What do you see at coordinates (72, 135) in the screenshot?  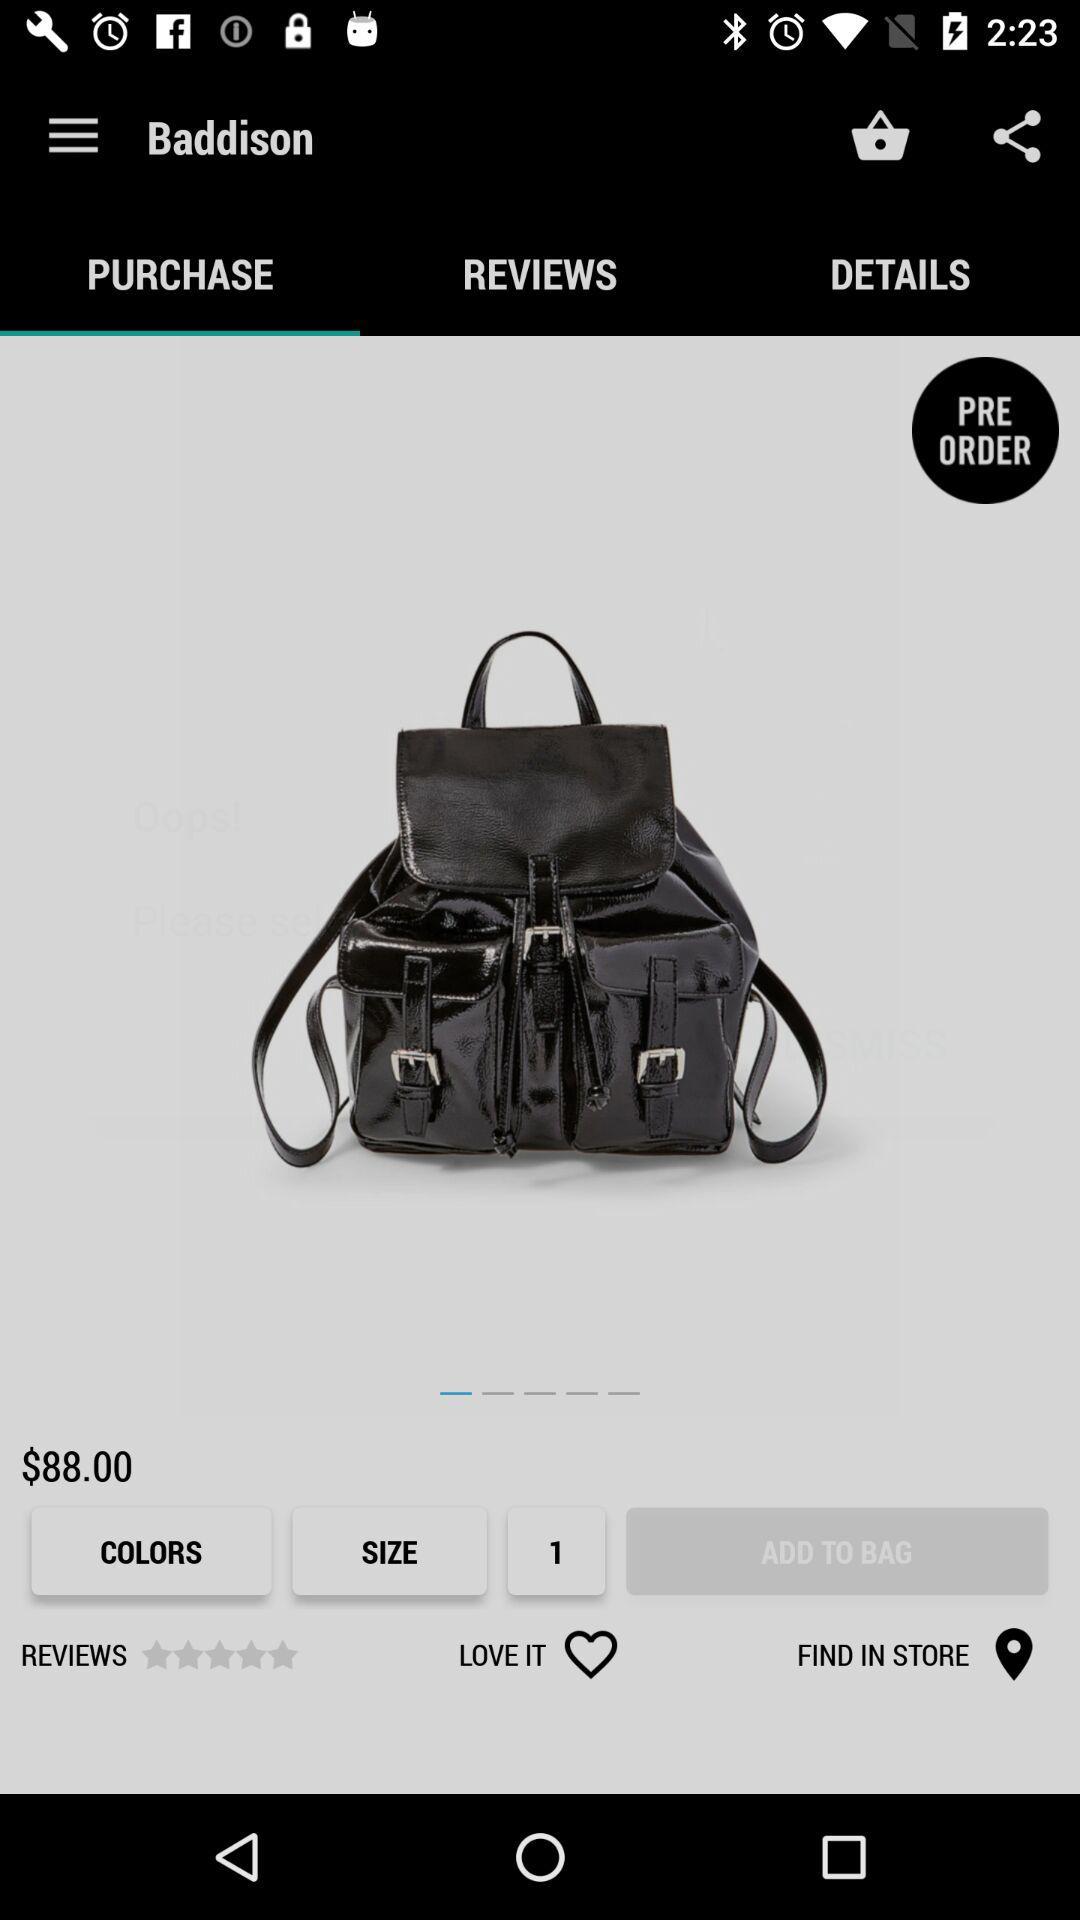 I see `the icon next to the baddison item` at bounding box center [72, 135].